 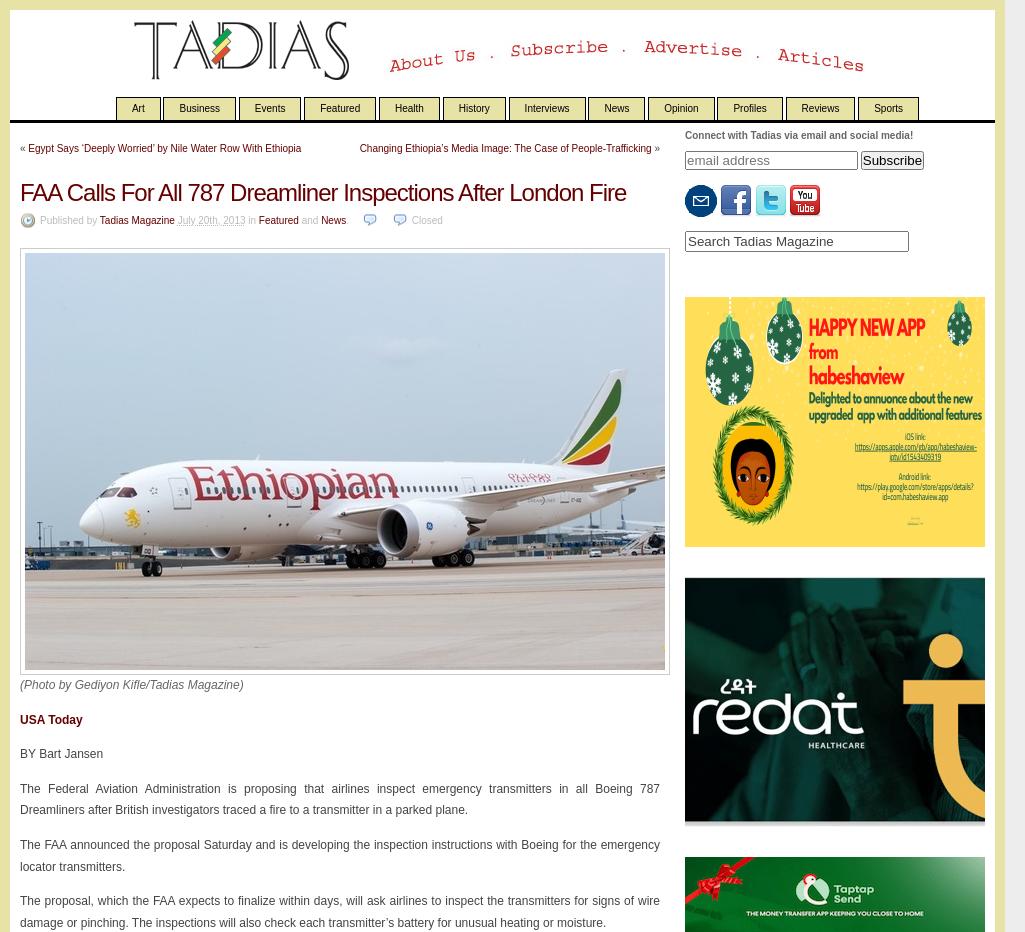 What do you see at coordinates (749, 108) in the screenshot?
I see `'Profiles'` at bounding box center [749, 108].